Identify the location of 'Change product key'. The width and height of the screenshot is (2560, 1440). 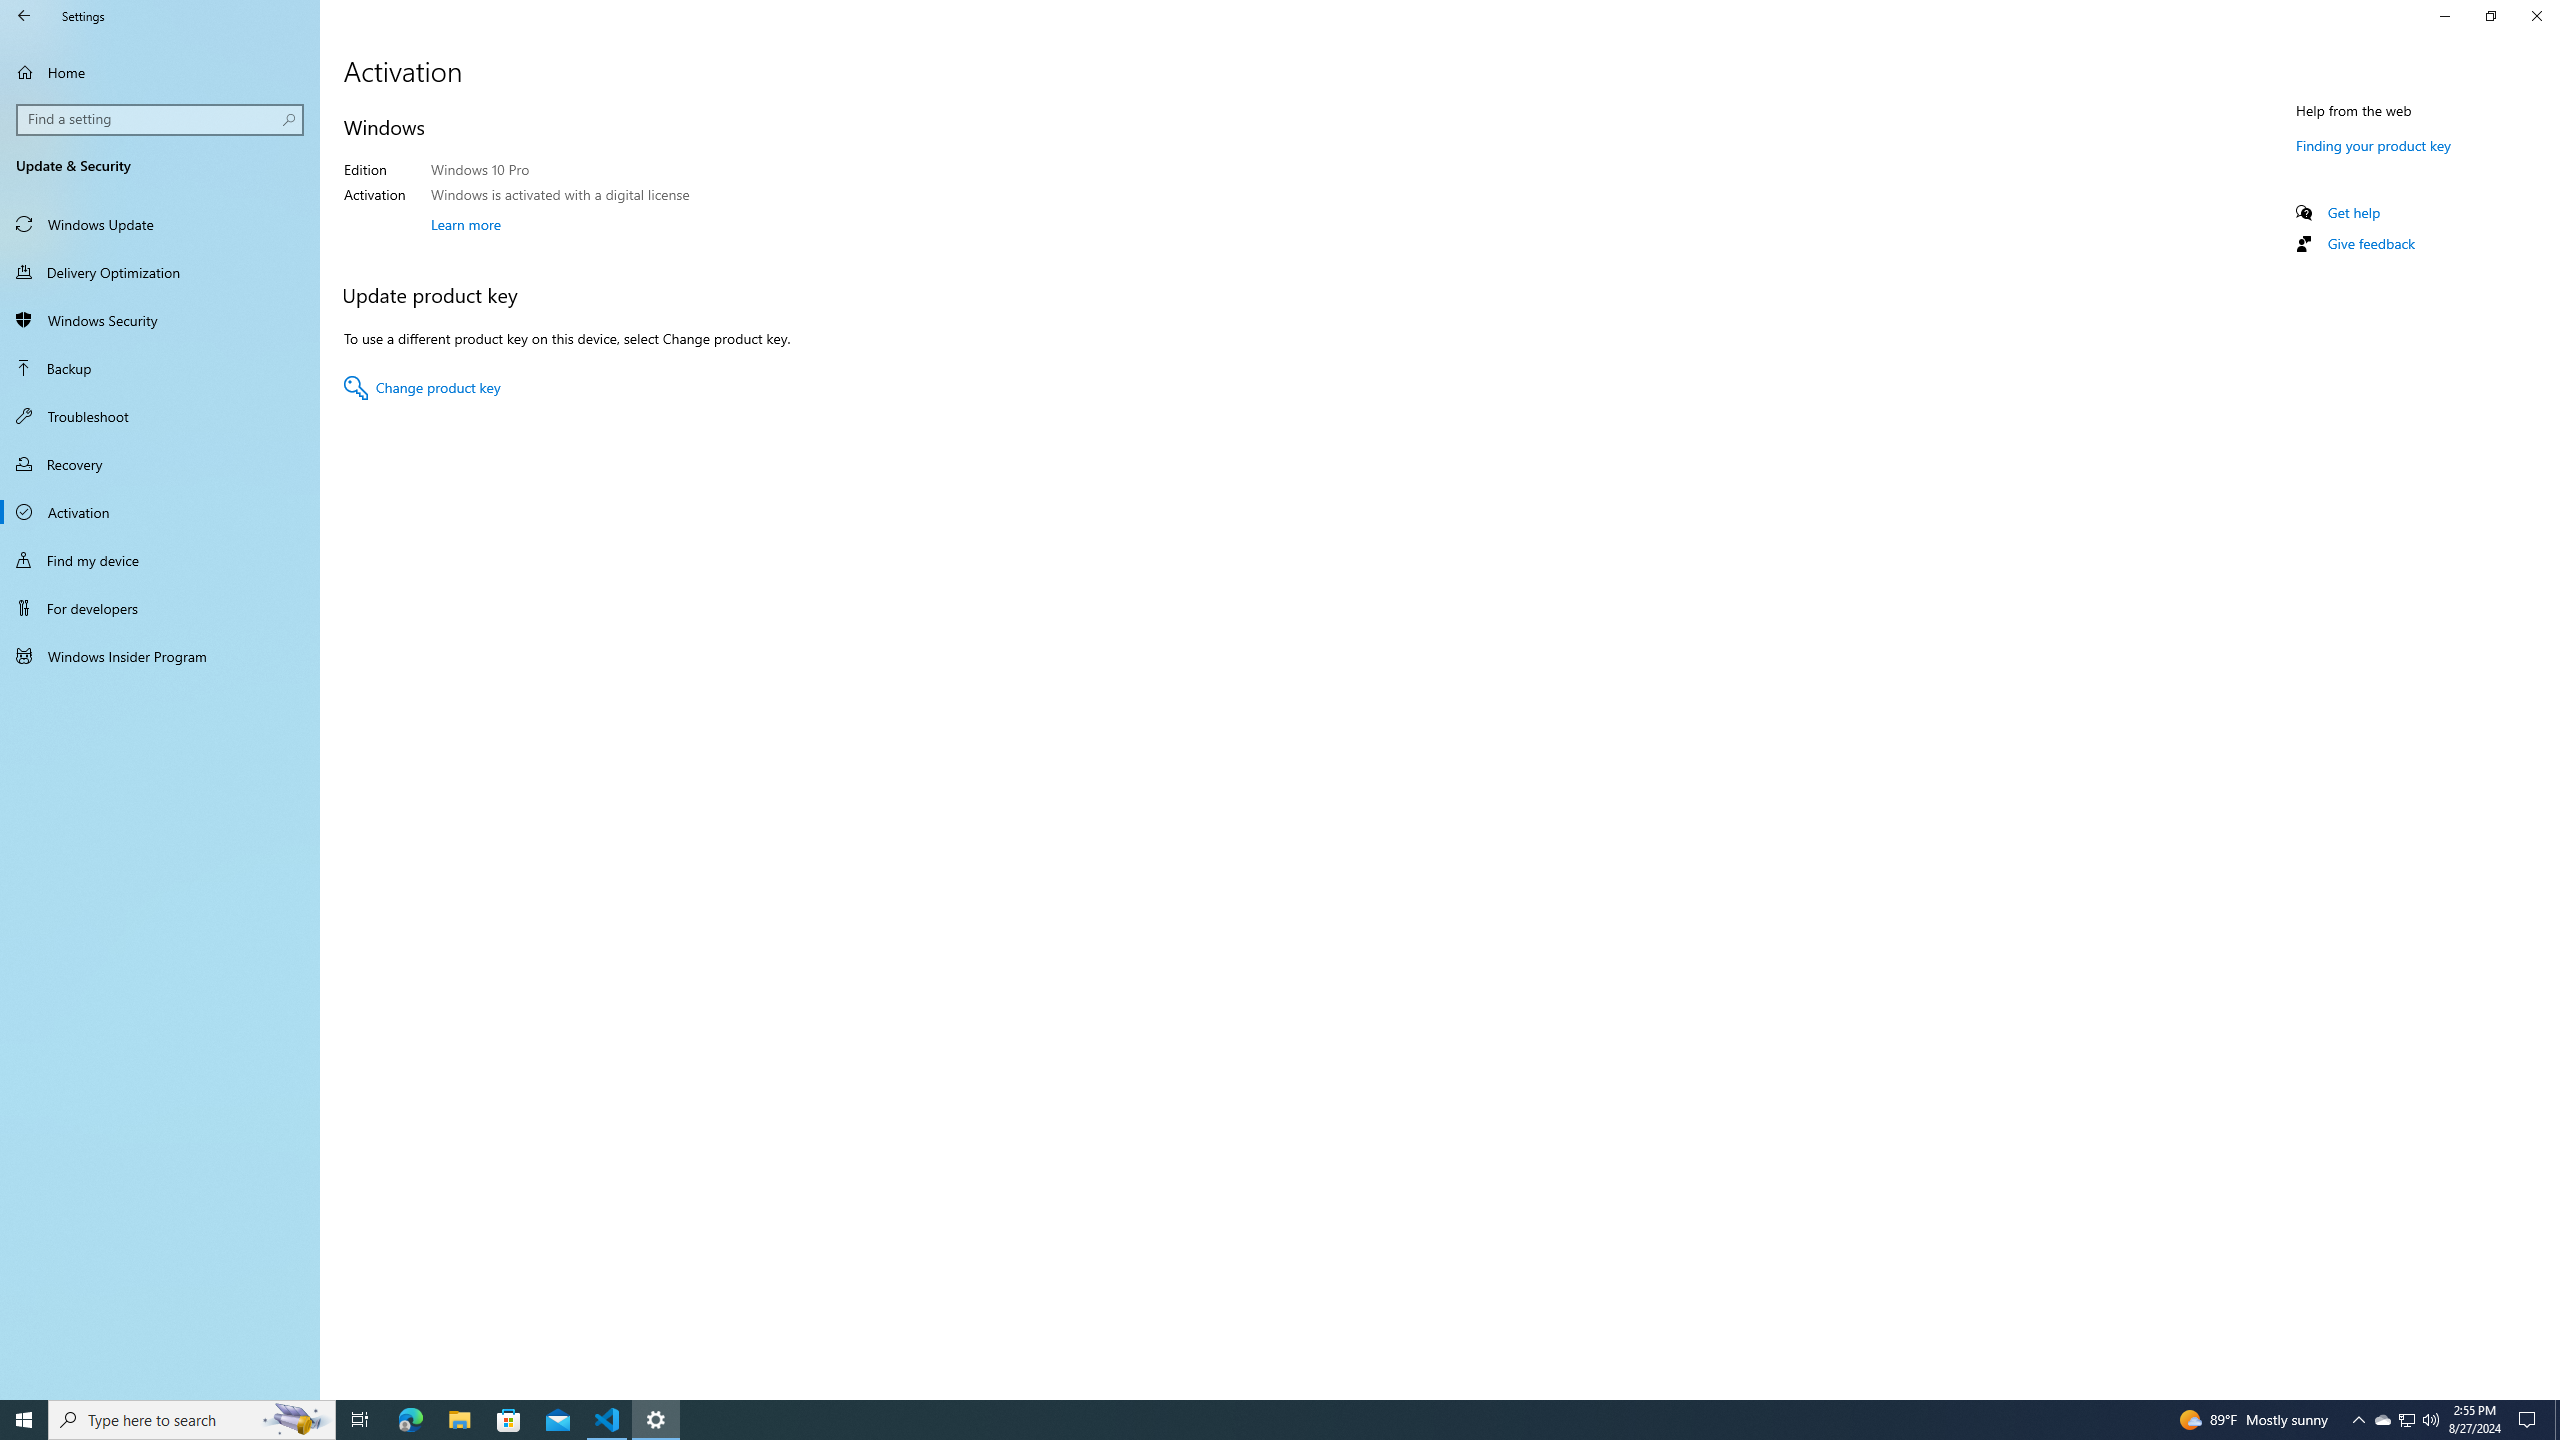
(421, 387).